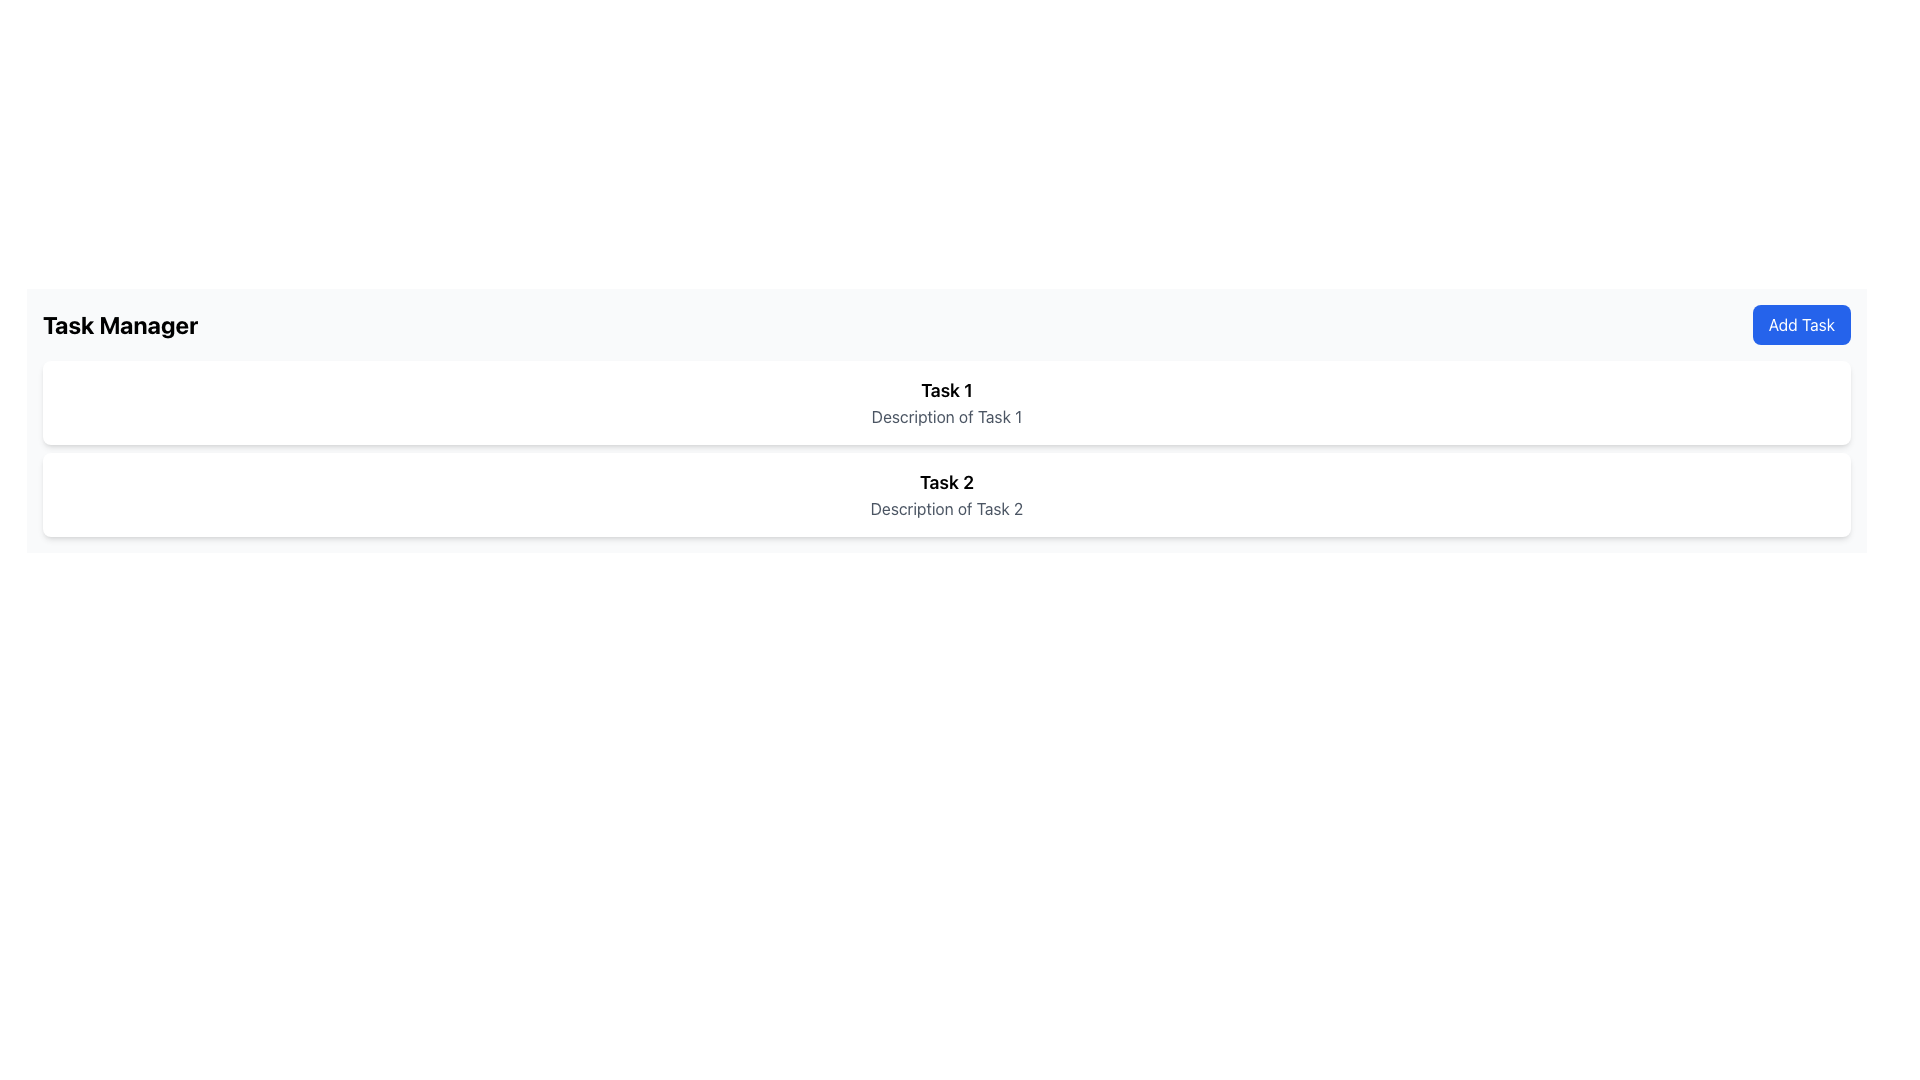 Image resolution: width=1920 pixels, height=1080 pixels. What do you see at coordinates (1801, 323) in the screenshot?
I see `the button located on the far right of the header section to initiate the action of adding a new task` at bounding box center [1801, 323].